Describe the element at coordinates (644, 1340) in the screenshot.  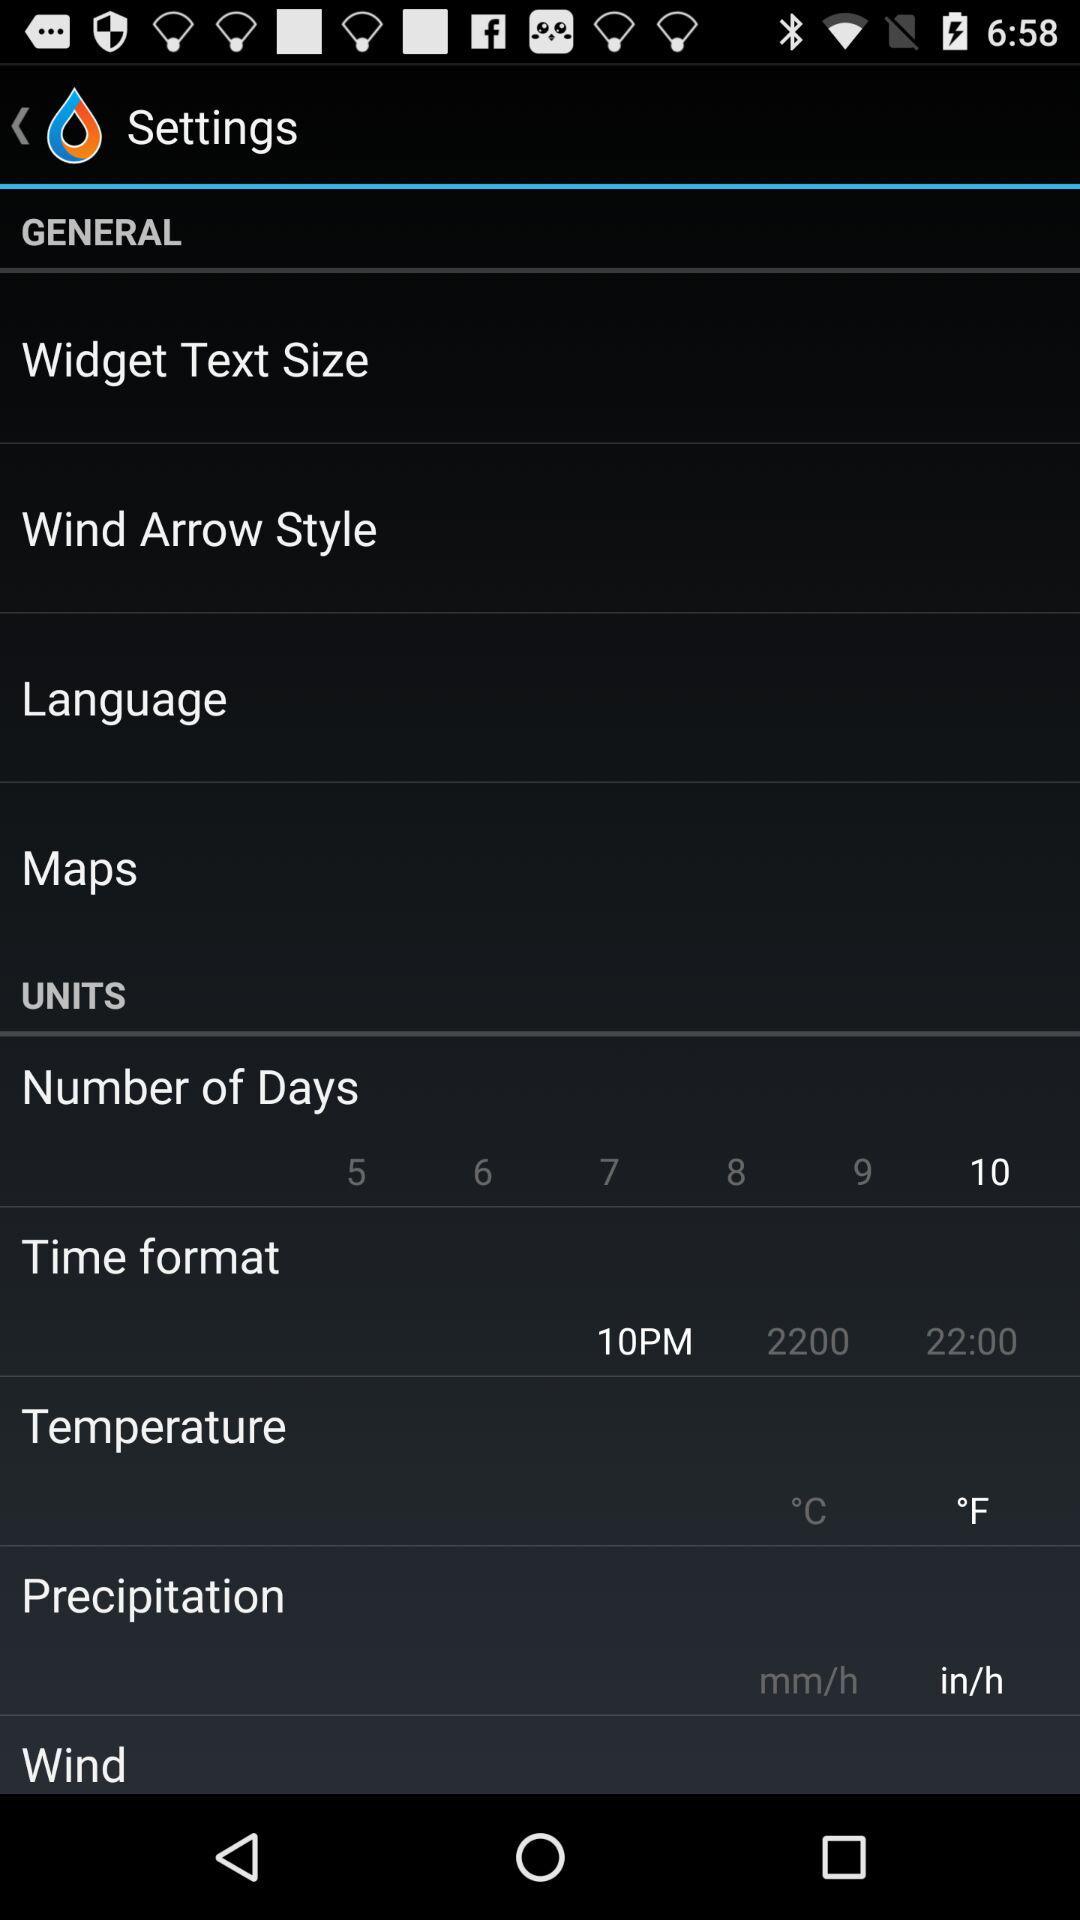
I see `10pm icon` at that location.